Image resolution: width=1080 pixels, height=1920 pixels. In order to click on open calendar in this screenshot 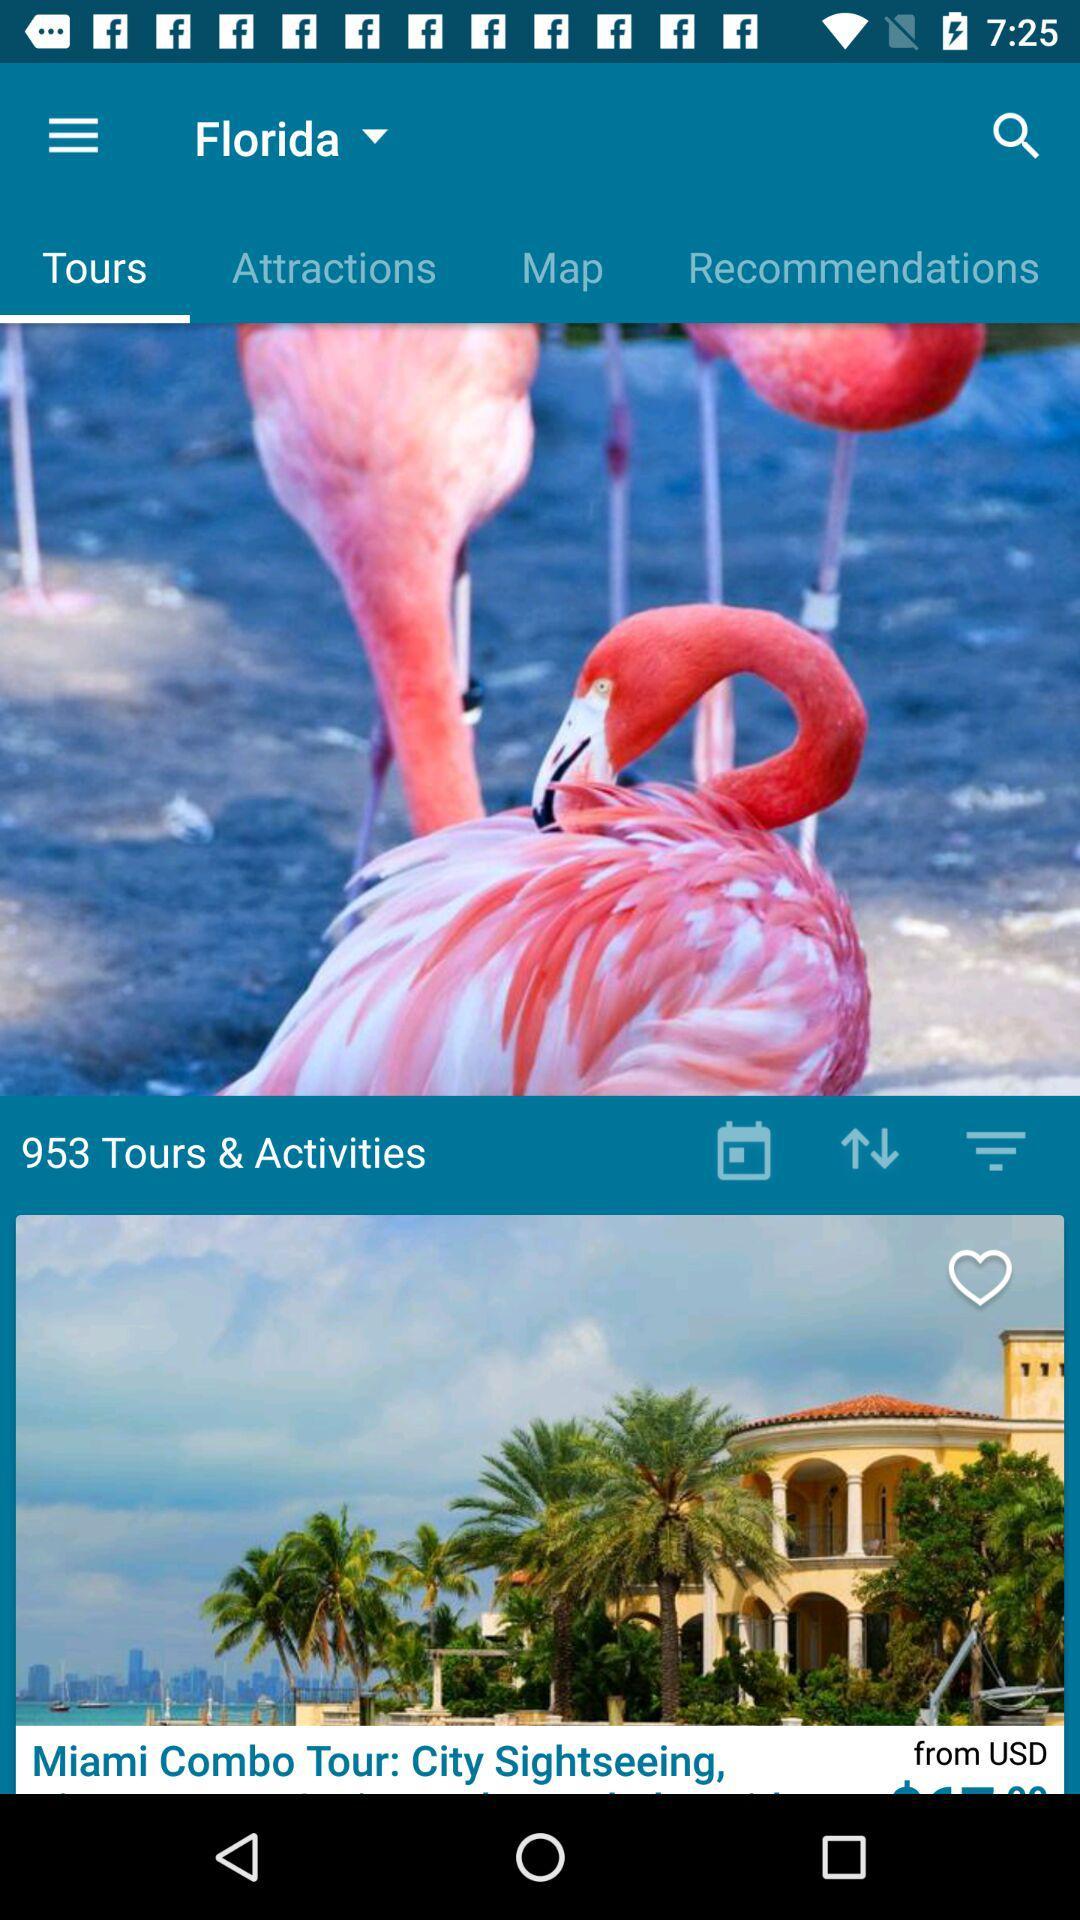, I will do `click(744, 1151)`.